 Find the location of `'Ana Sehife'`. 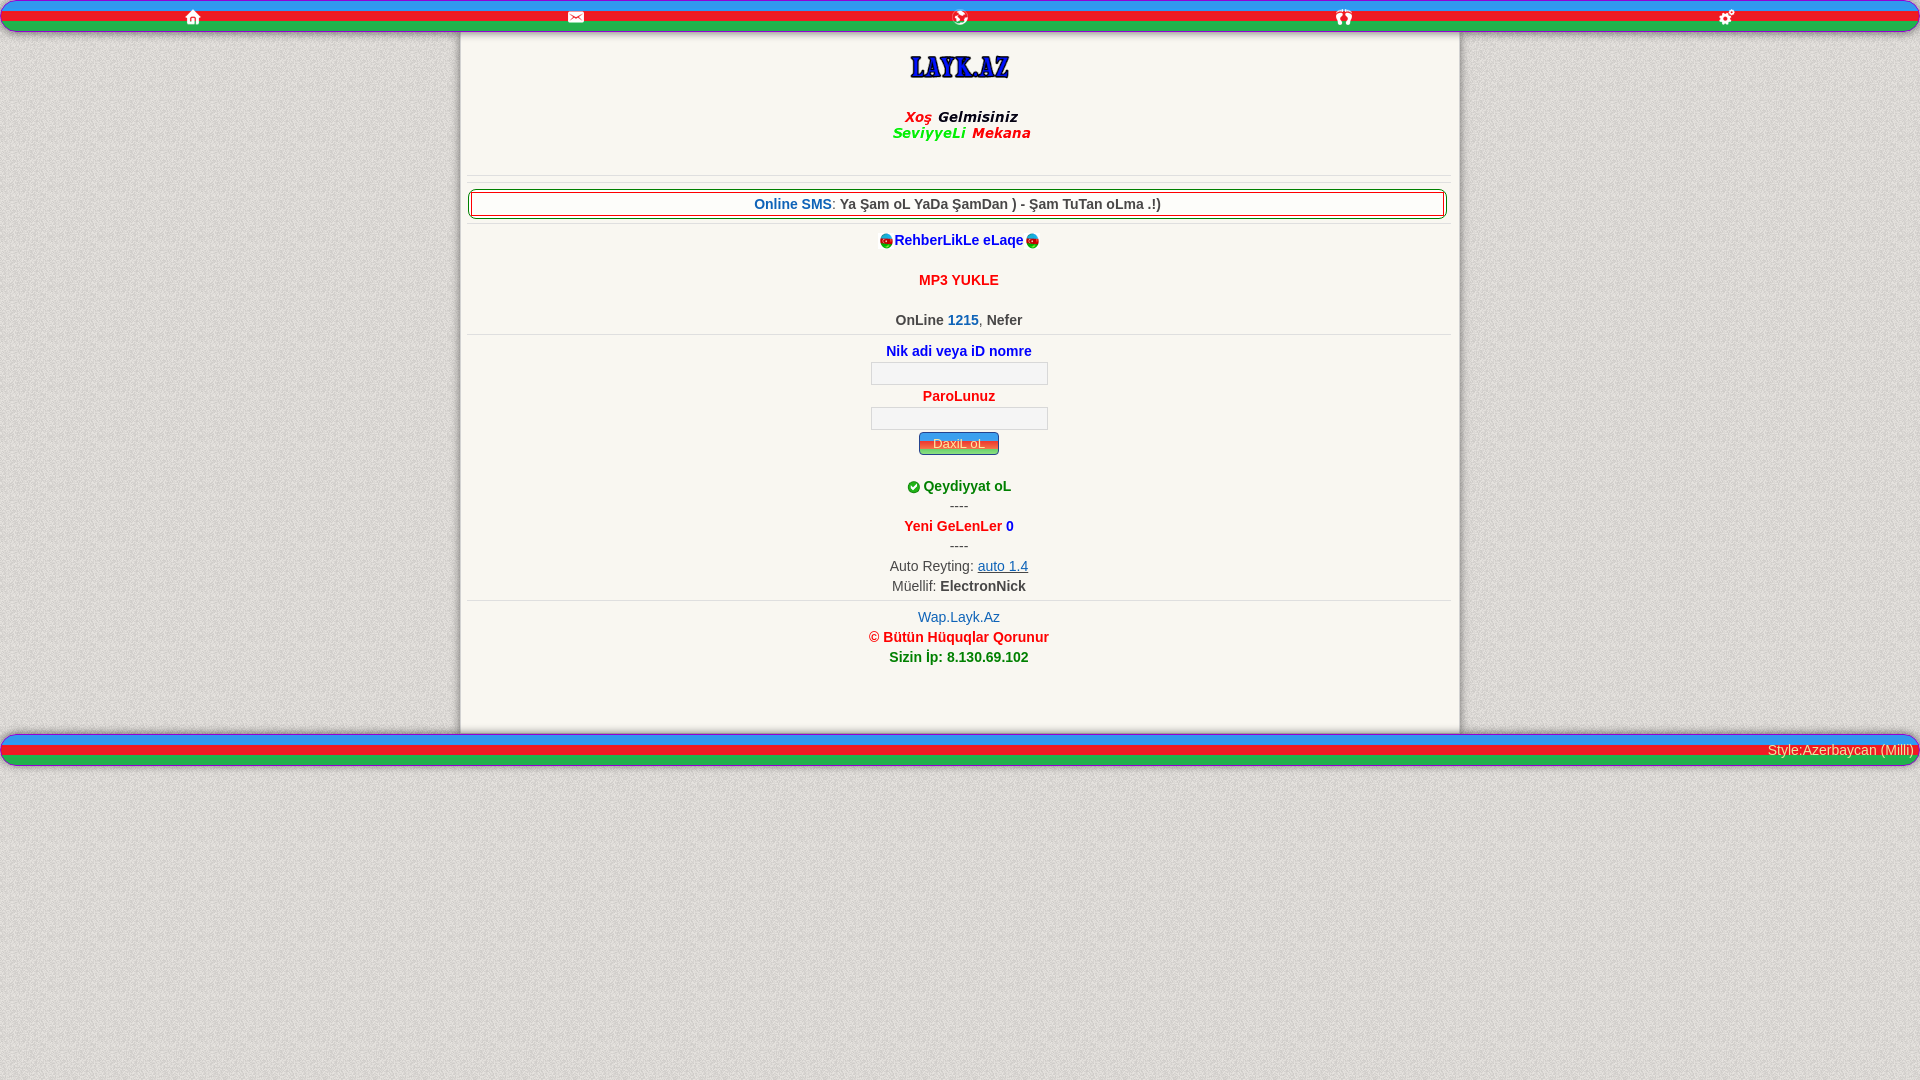

'Ana Sehife' is located at coordinates (192, 16).